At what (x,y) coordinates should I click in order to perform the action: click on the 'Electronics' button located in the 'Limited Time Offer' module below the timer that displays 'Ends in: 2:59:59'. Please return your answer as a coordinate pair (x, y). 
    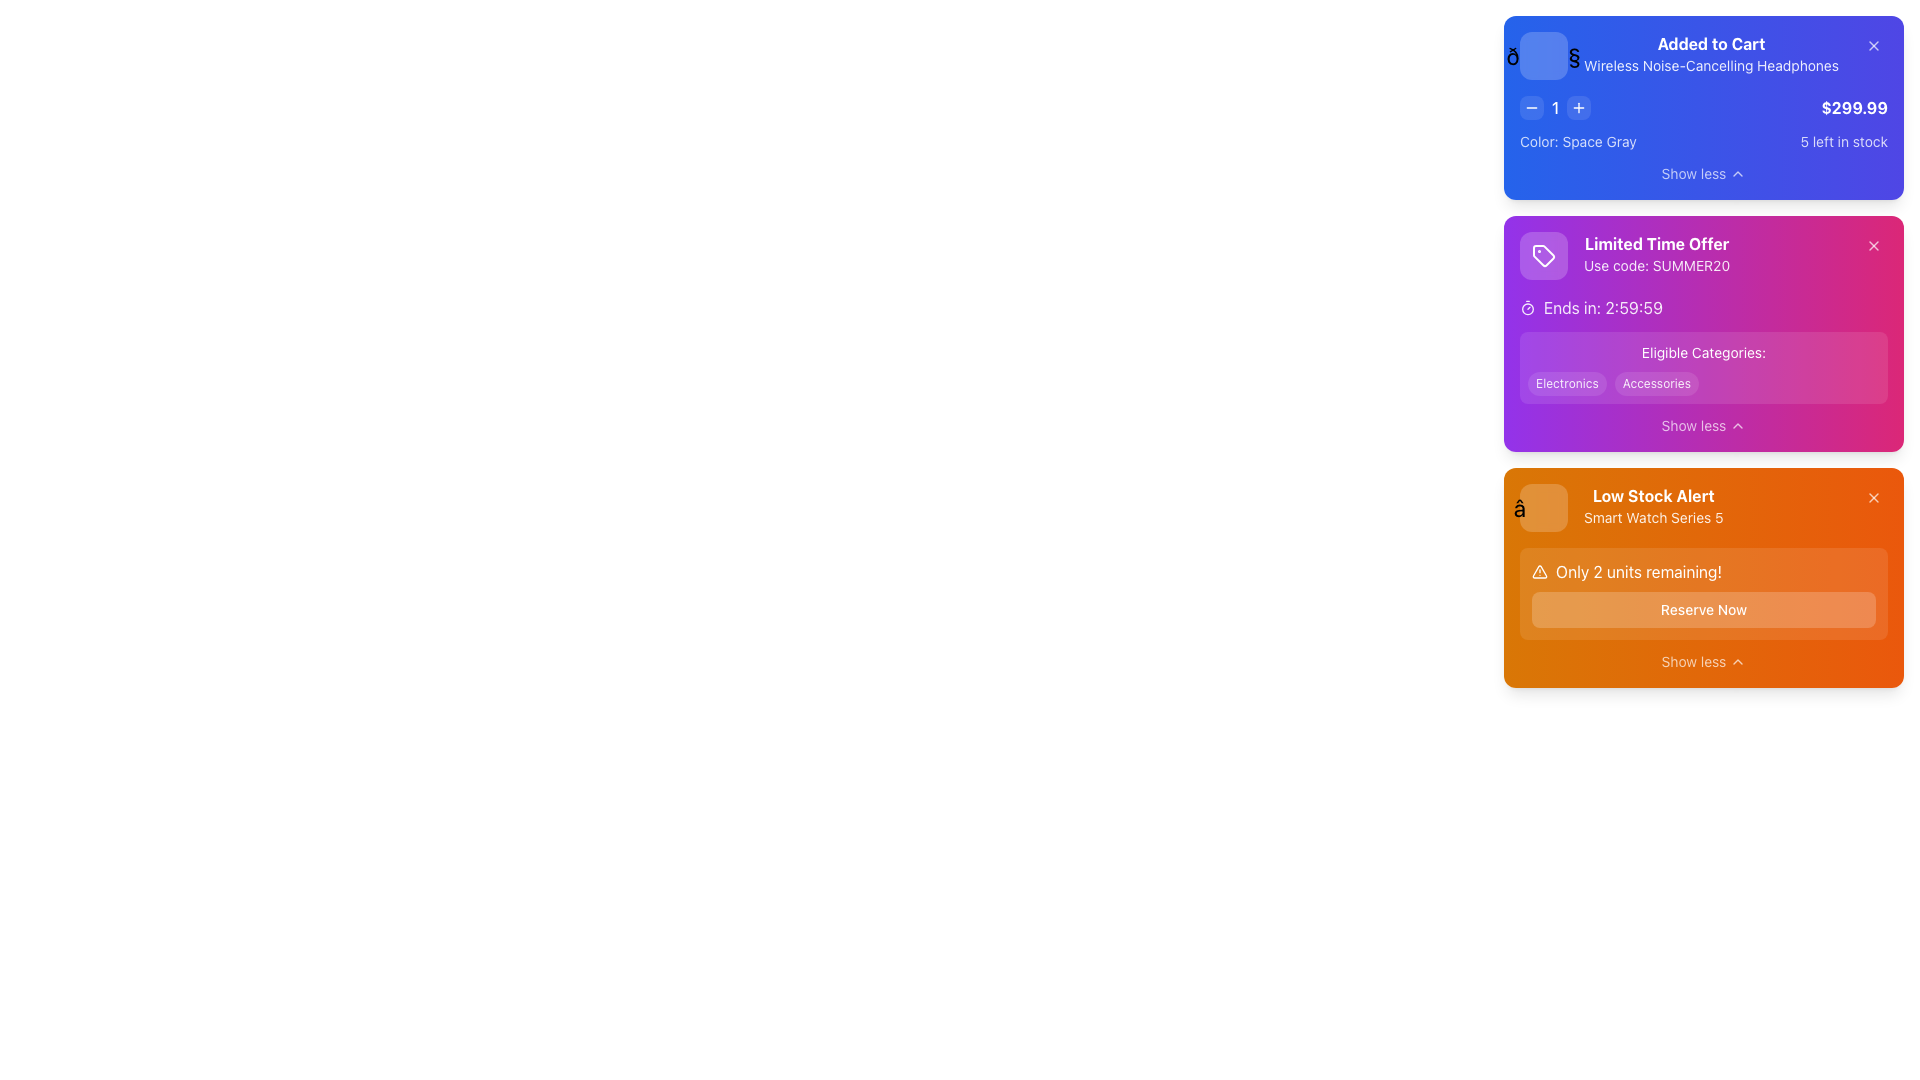
    Looking at the image, I should click on (1703, 367).